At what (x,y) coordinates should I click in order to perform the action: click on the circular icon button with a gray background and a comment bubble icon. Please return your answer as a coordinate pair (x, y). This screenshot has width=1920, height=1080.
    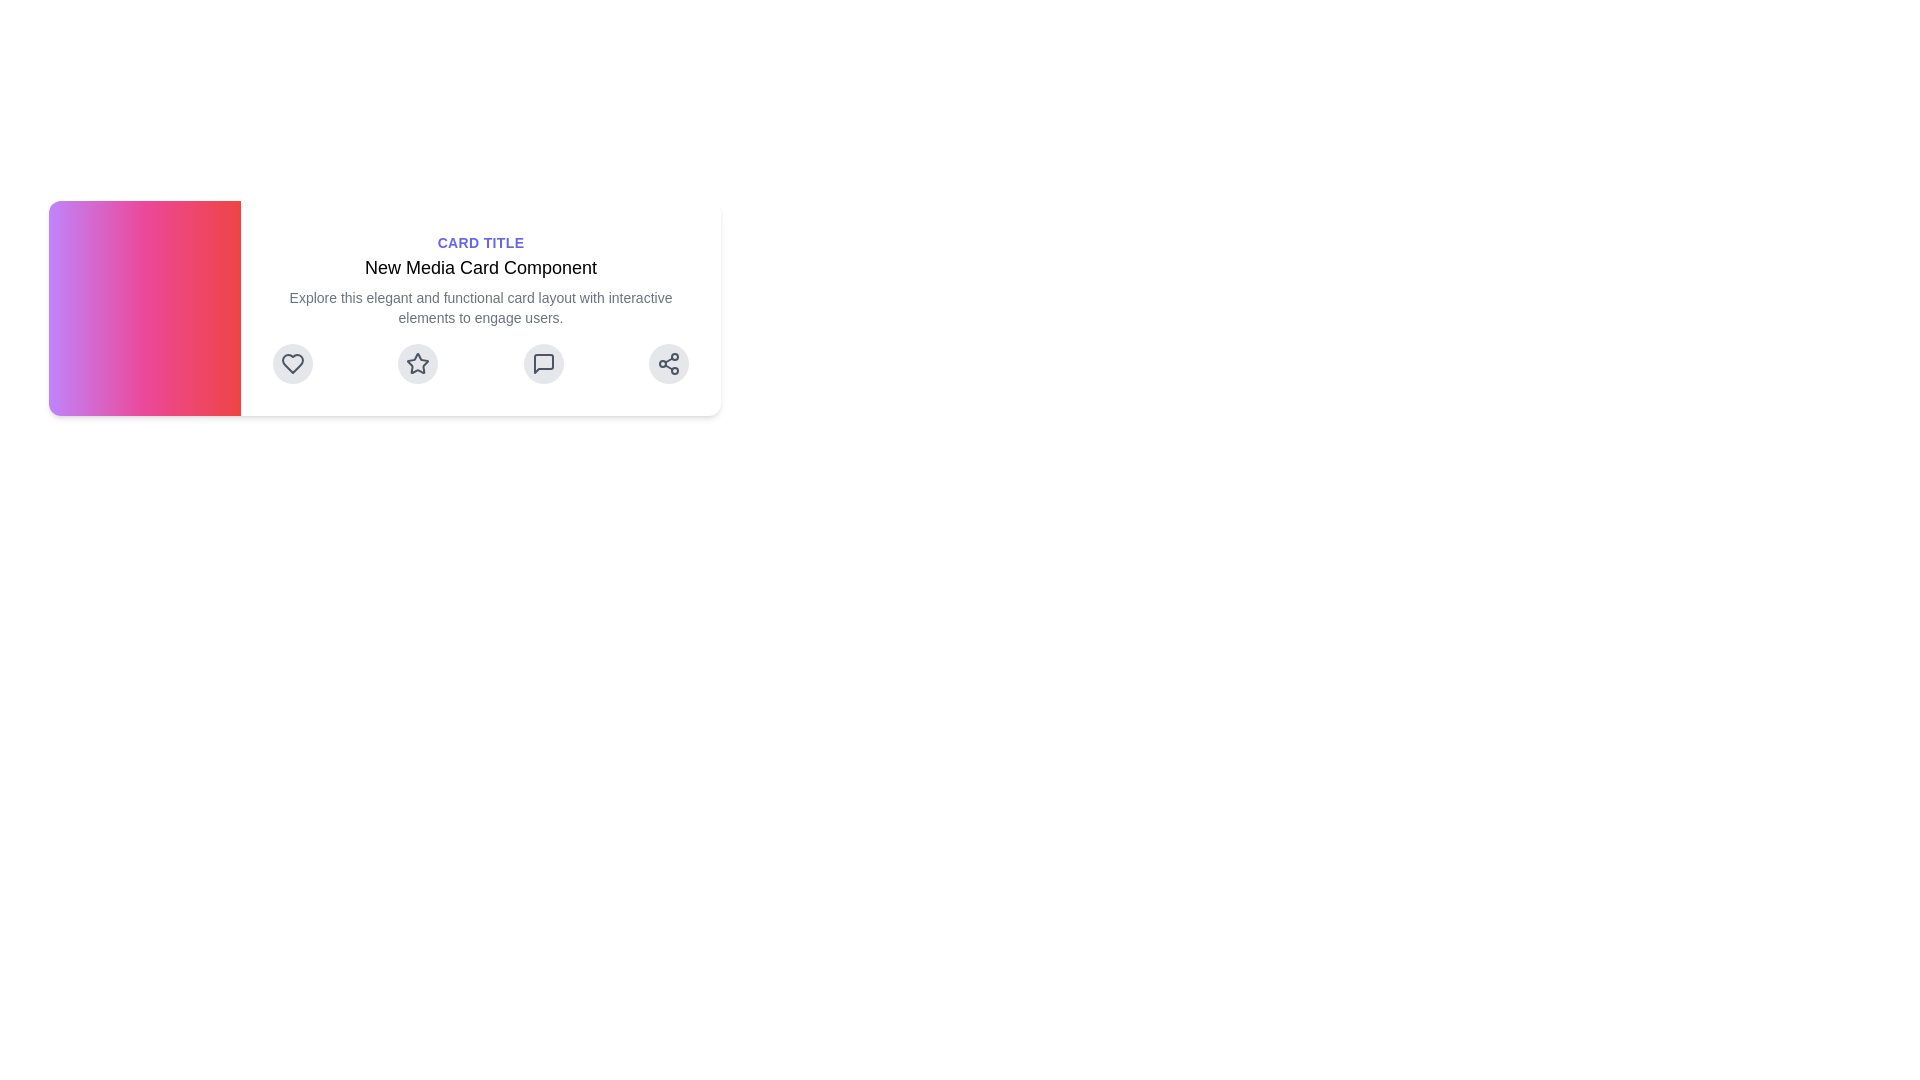
    Looking at the image, I should click on (543, 363).